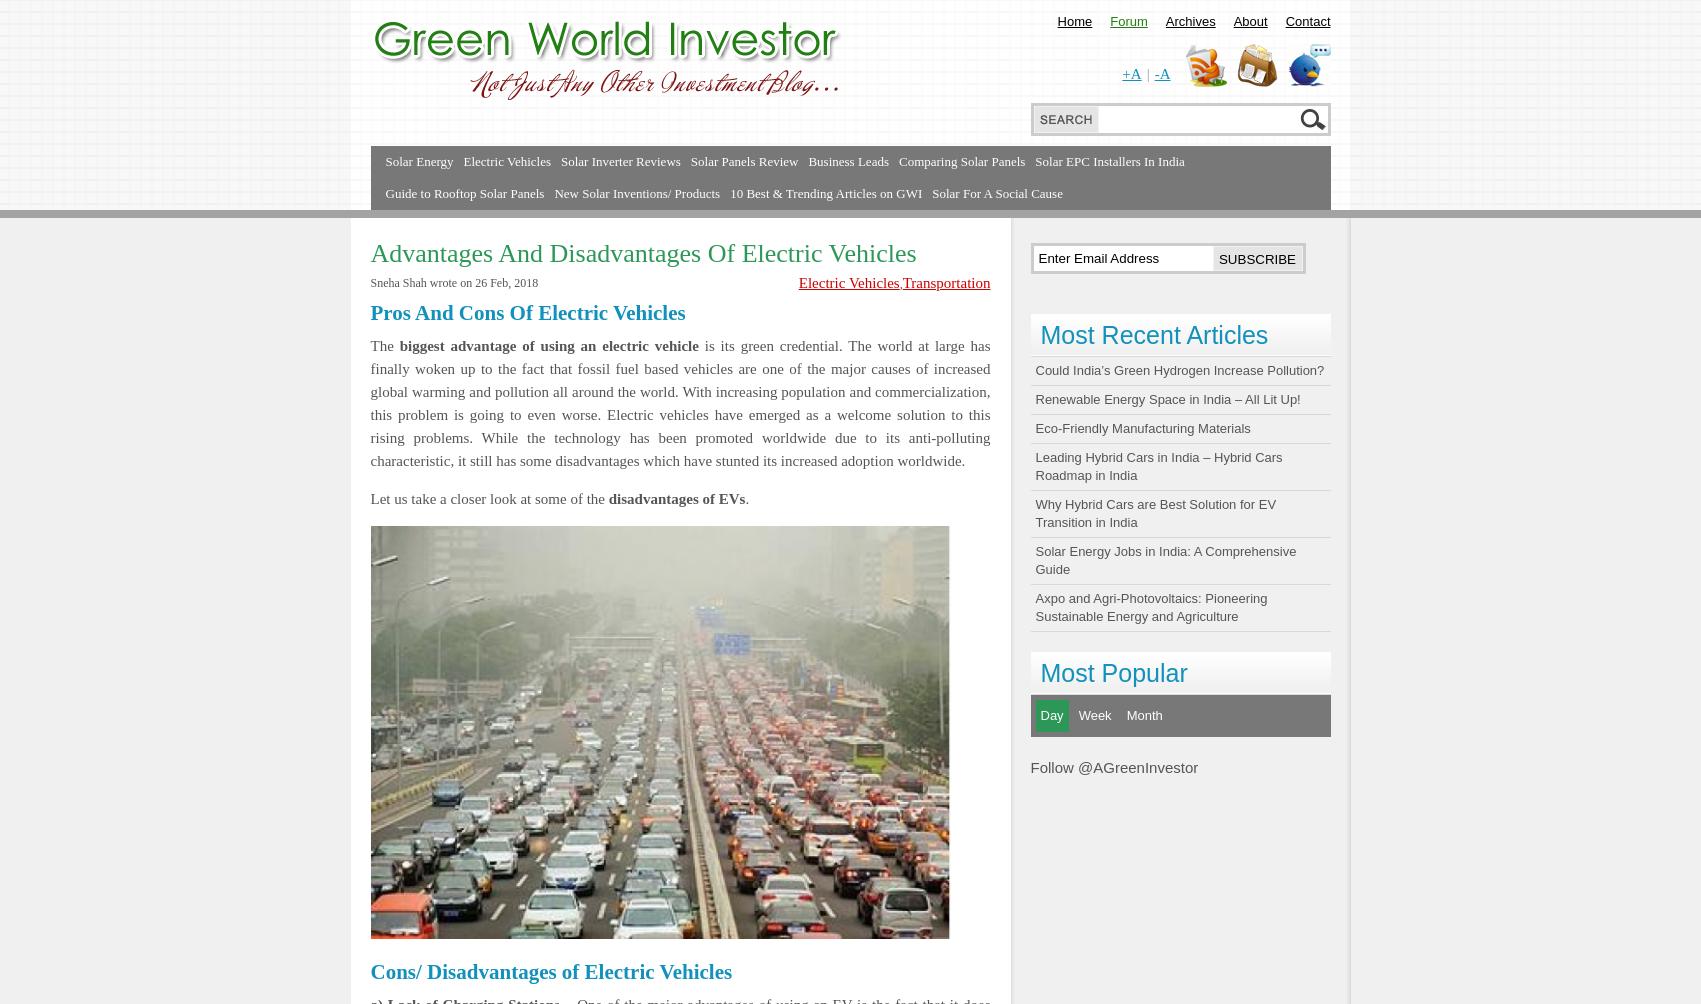  What do you see at coordinates (1029, 767) in the screenshot?
I see `'Follow @AGreenInvestor'` at bounding box center [1029, 767].